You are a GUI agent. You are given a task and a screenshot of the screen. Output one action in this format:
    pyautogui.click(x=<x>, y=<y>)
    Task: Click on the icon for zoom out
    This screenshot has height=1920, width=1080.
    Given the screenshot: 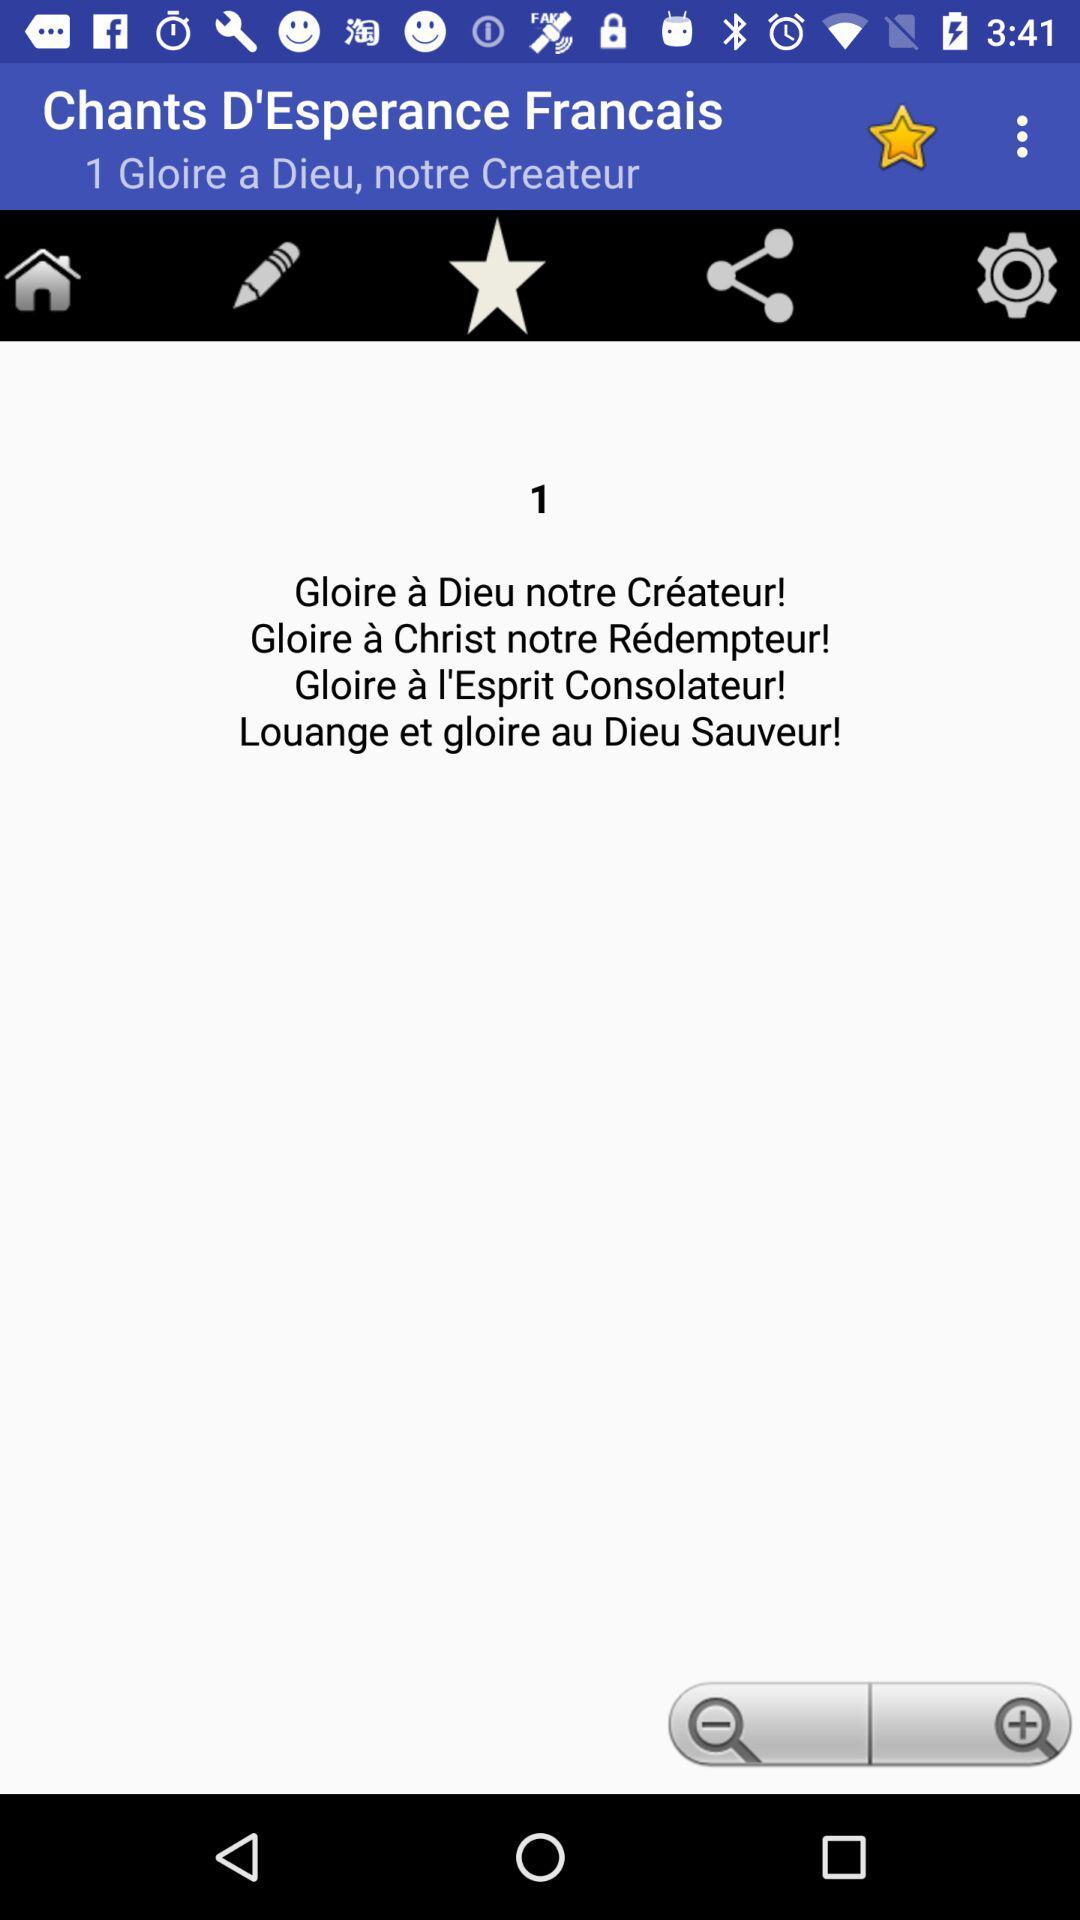 What is the action you would take?
    pyautogui.click(x=764, y=1729)
    